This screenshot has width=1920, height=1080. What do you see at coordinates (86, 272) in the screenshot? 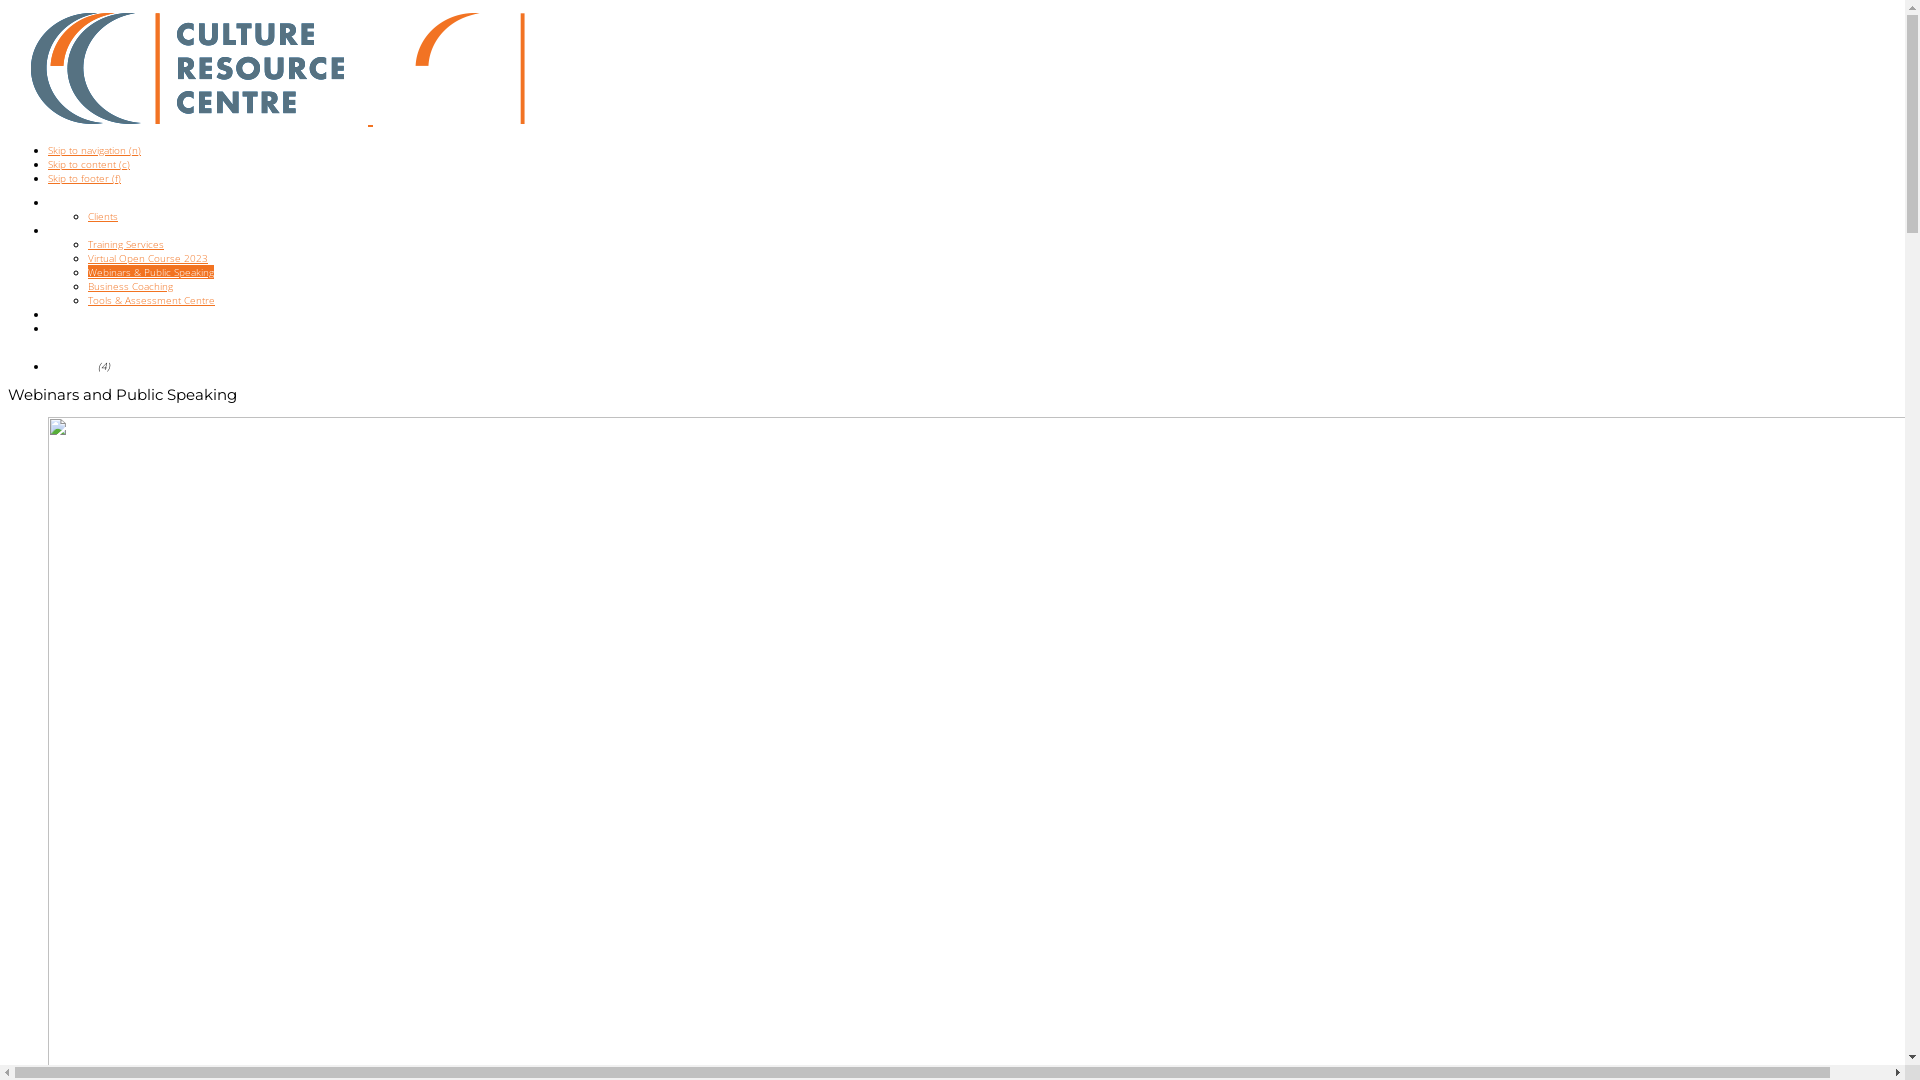
I see `'Webinars & Public Speaking'` at bounding box center [86, 272].